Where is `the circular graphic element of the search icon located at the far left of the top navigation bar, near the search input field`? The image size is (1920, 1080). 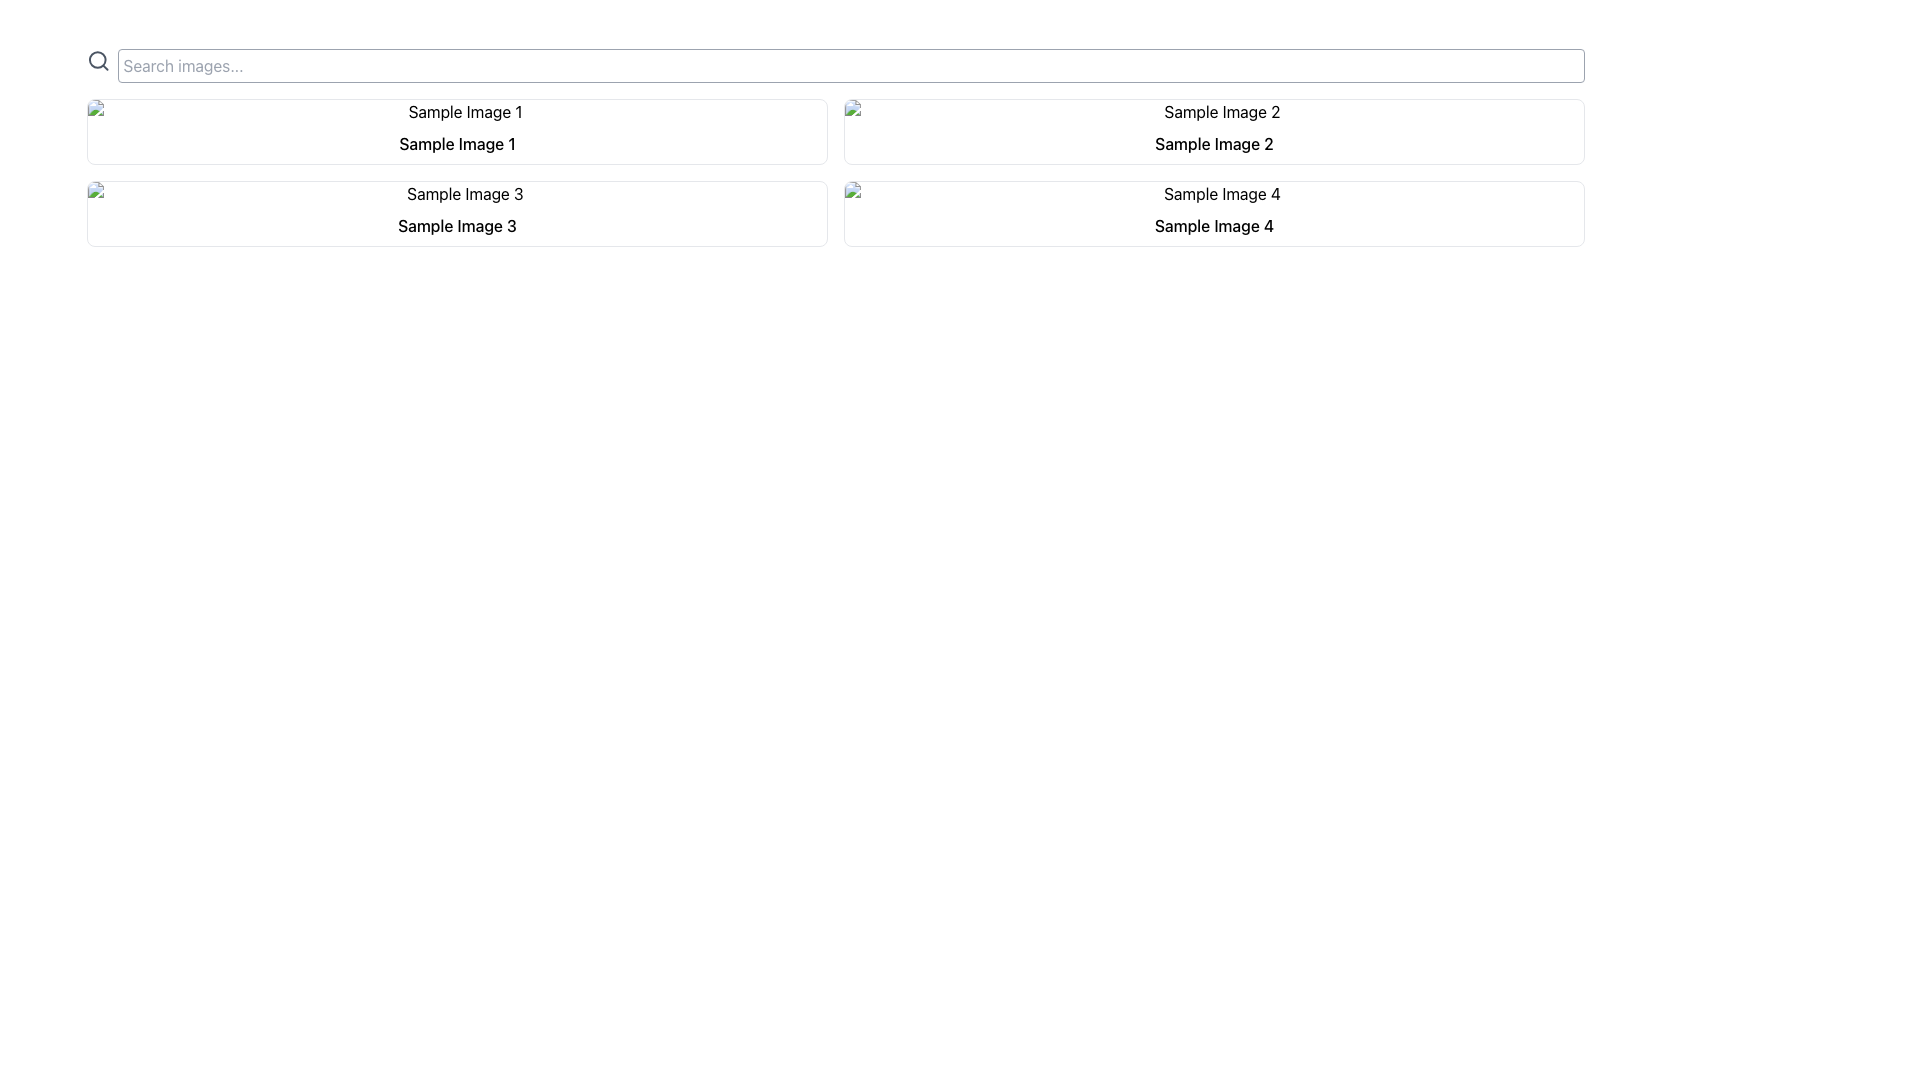
the circular graphic element of the search icon located at the far left of the top navigation bar, near the search input field is located at coordinates (96, 59).